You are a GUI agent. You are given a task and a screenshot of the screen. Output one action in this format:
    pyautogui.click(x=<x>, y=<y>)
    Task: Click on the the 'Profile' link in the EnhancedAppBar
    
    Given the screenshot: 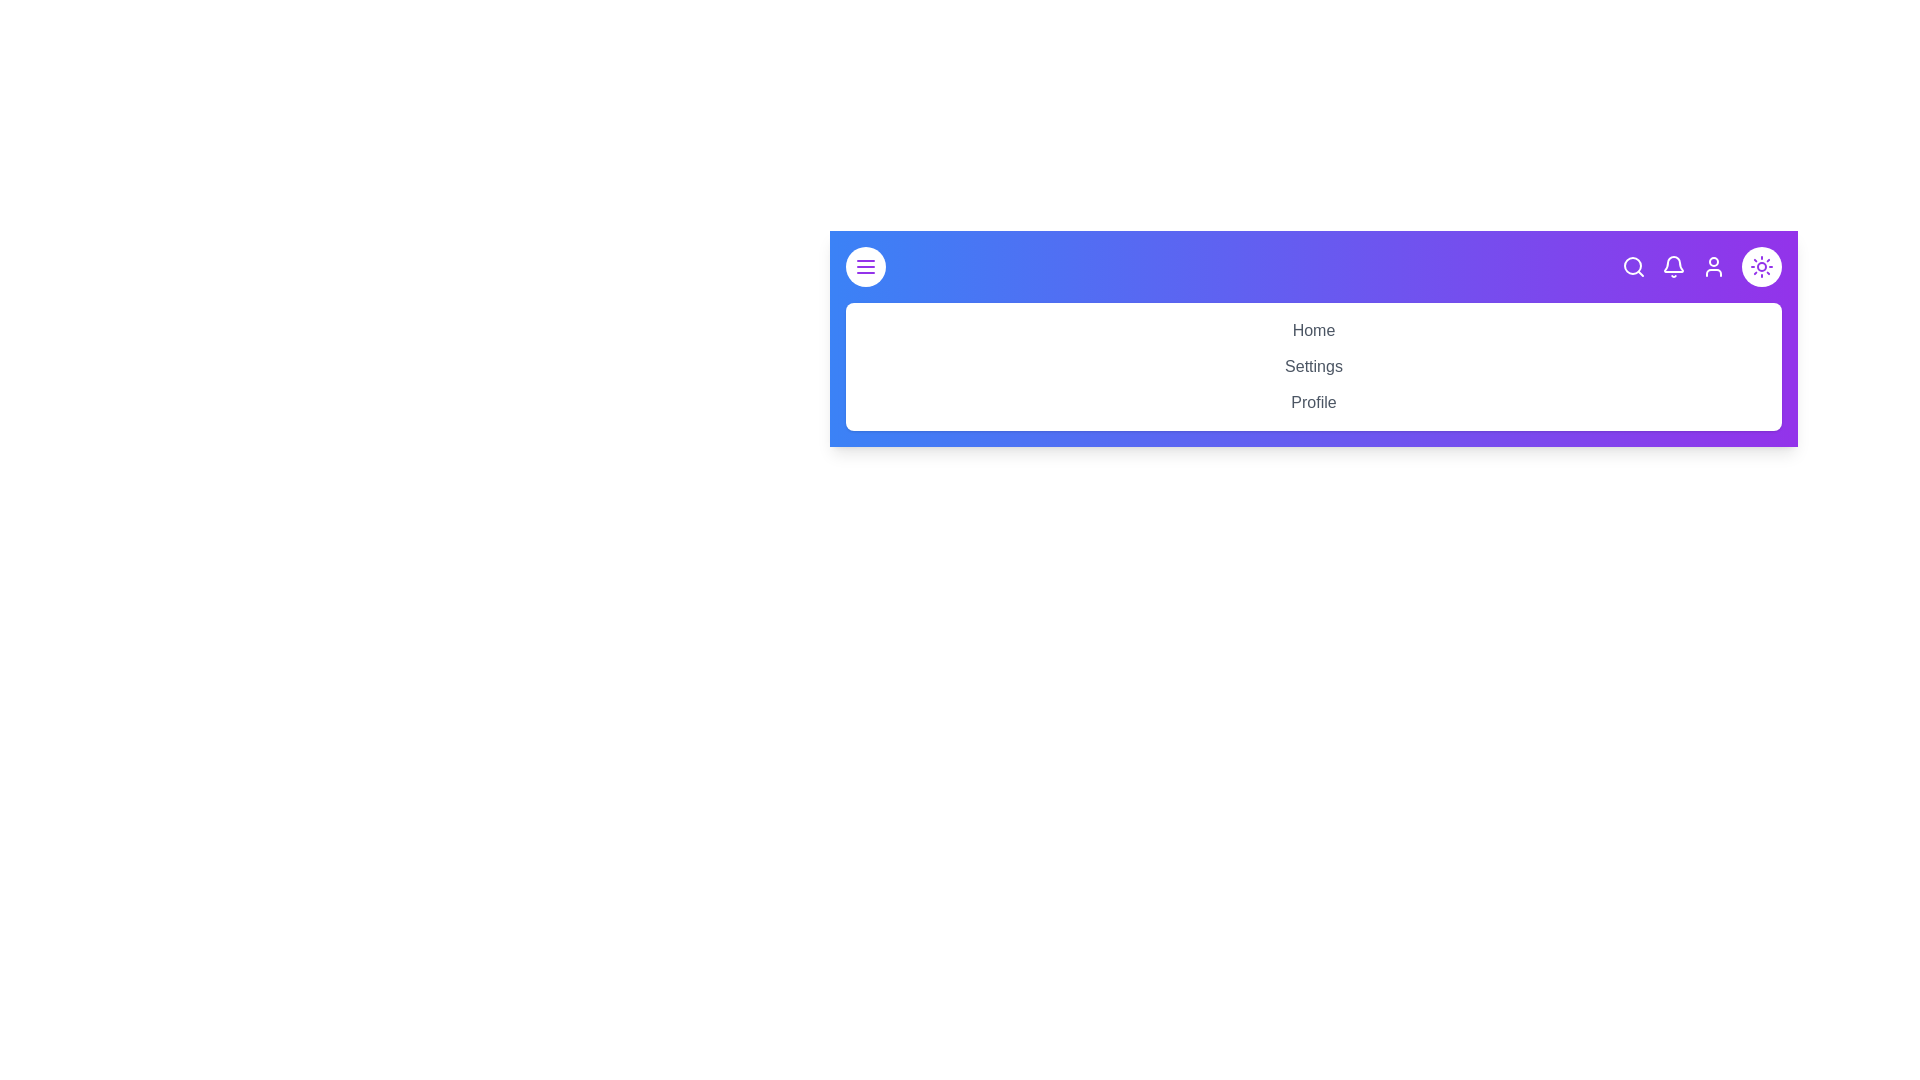 What is the action you would take?
    pyautogui.click(x=1314, y=401)
    